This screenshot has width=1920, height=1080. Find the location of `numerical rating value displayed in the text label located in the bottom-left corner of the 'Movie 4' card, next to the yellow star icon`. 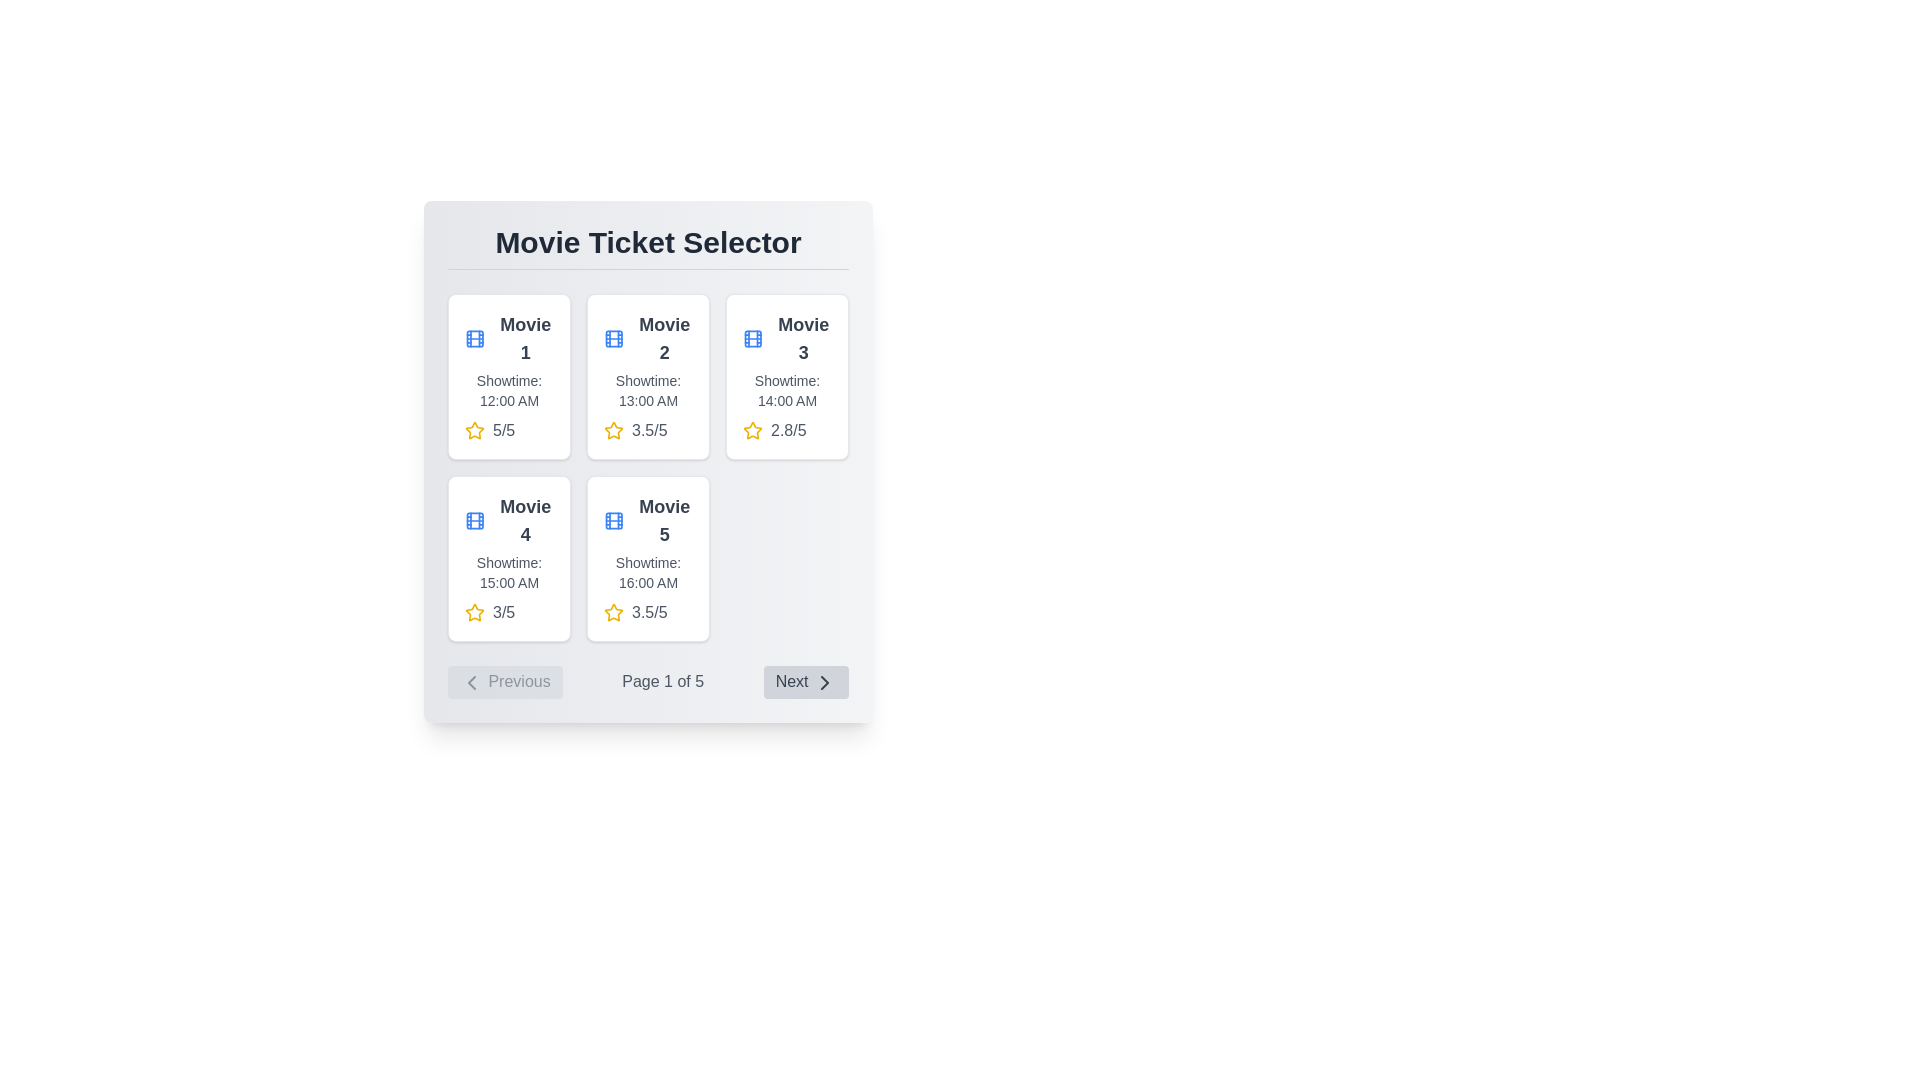

numerical rating value displayed in the text label located in the bottom-left corner of the 'Movie 4' card, next to the yellow star icon is located at coordinates (504, 612).